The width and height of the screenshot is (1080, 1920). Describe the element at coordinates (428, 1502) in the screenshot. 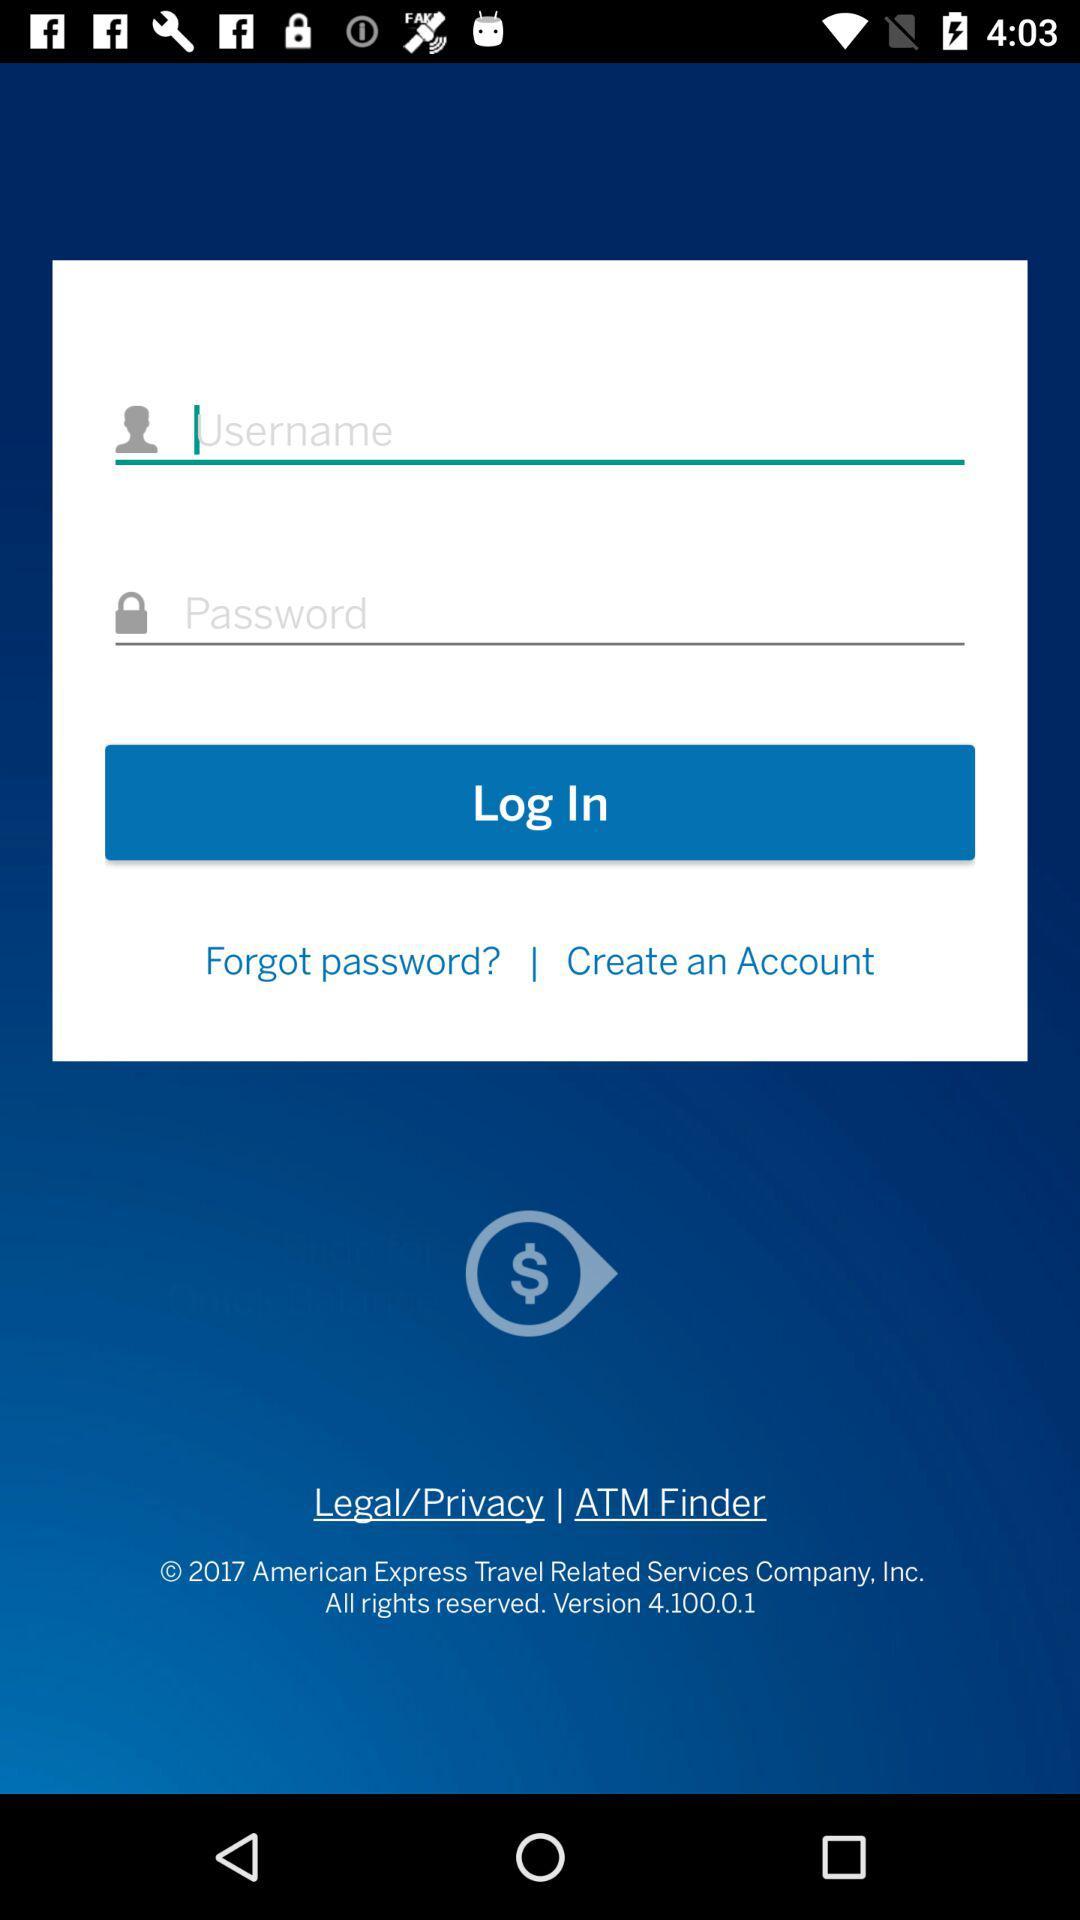

I see `icon above the 2017 american express` at that location.